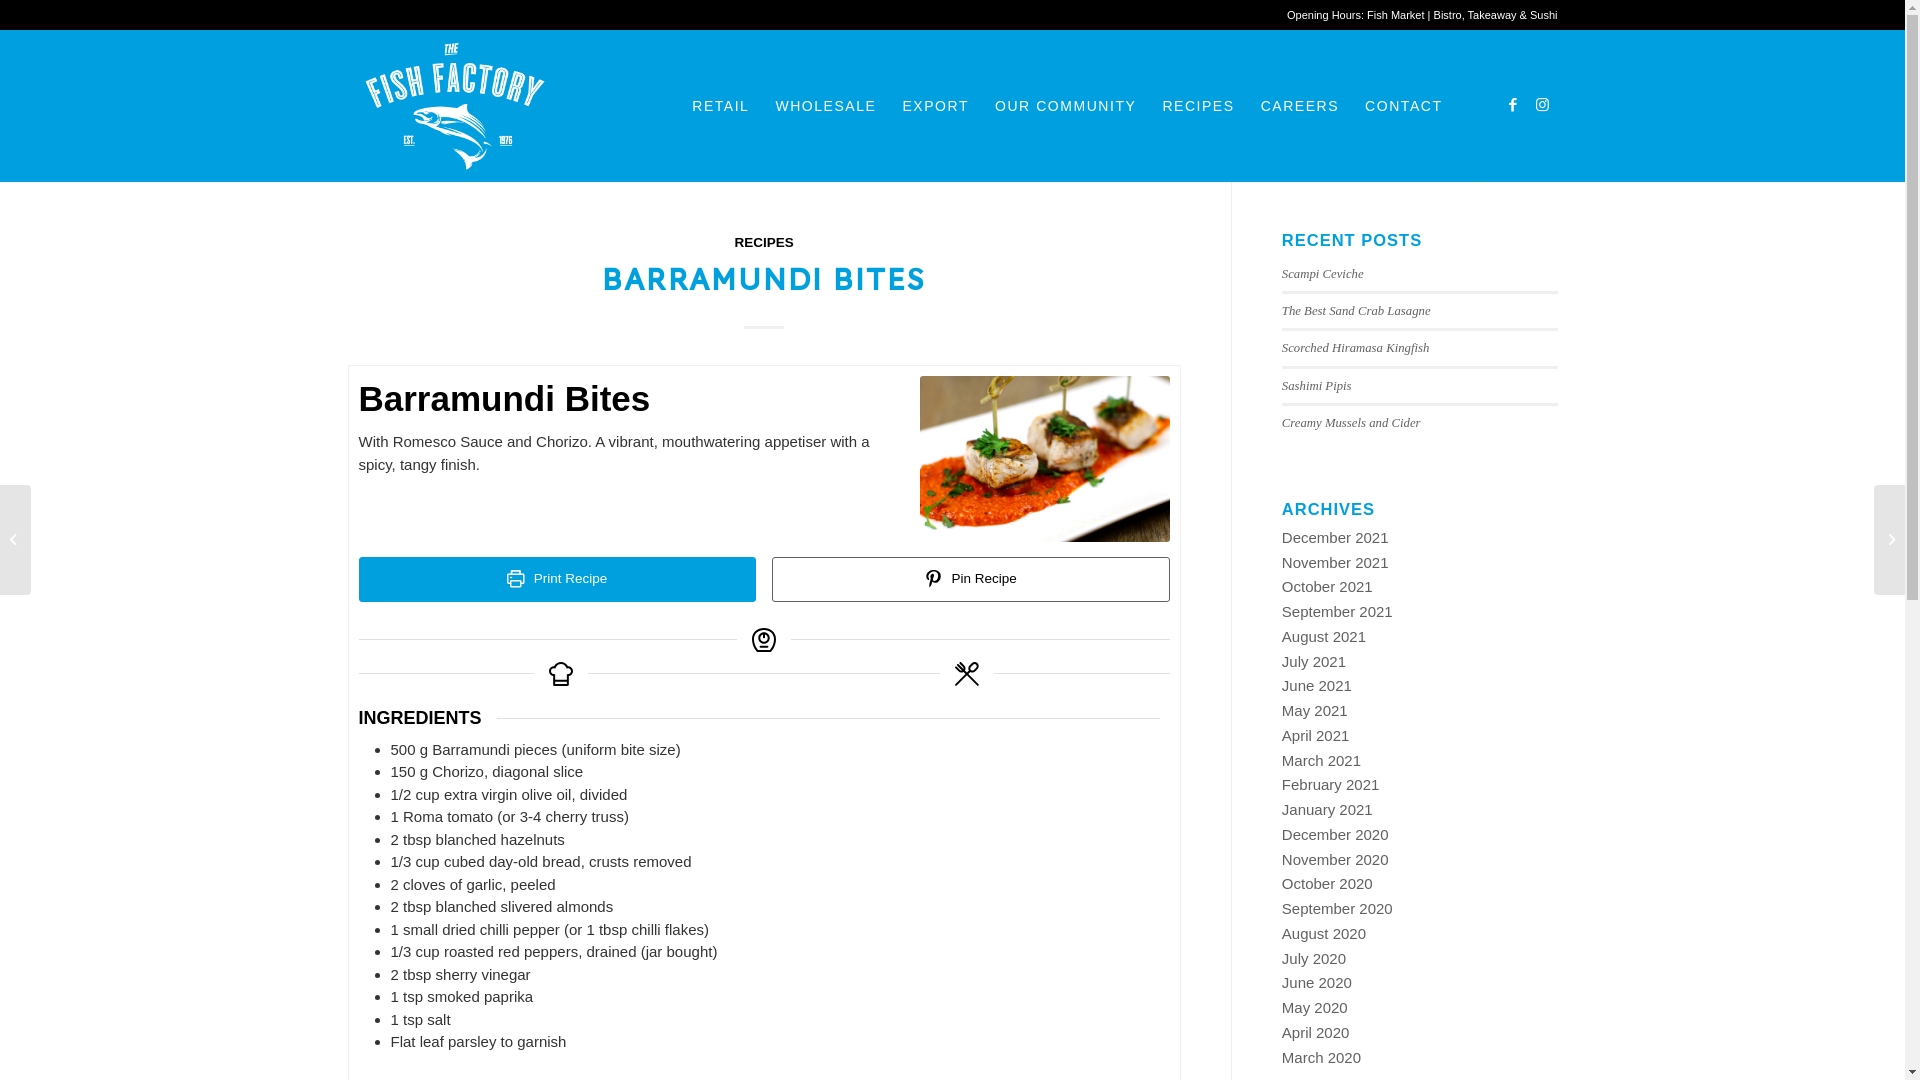 Image resolution: width=1920 pixels, height=1080 pixels. Describe the element at coordinates (1281, 1056) in the screenshot. I see `'March 2020'` at that location.